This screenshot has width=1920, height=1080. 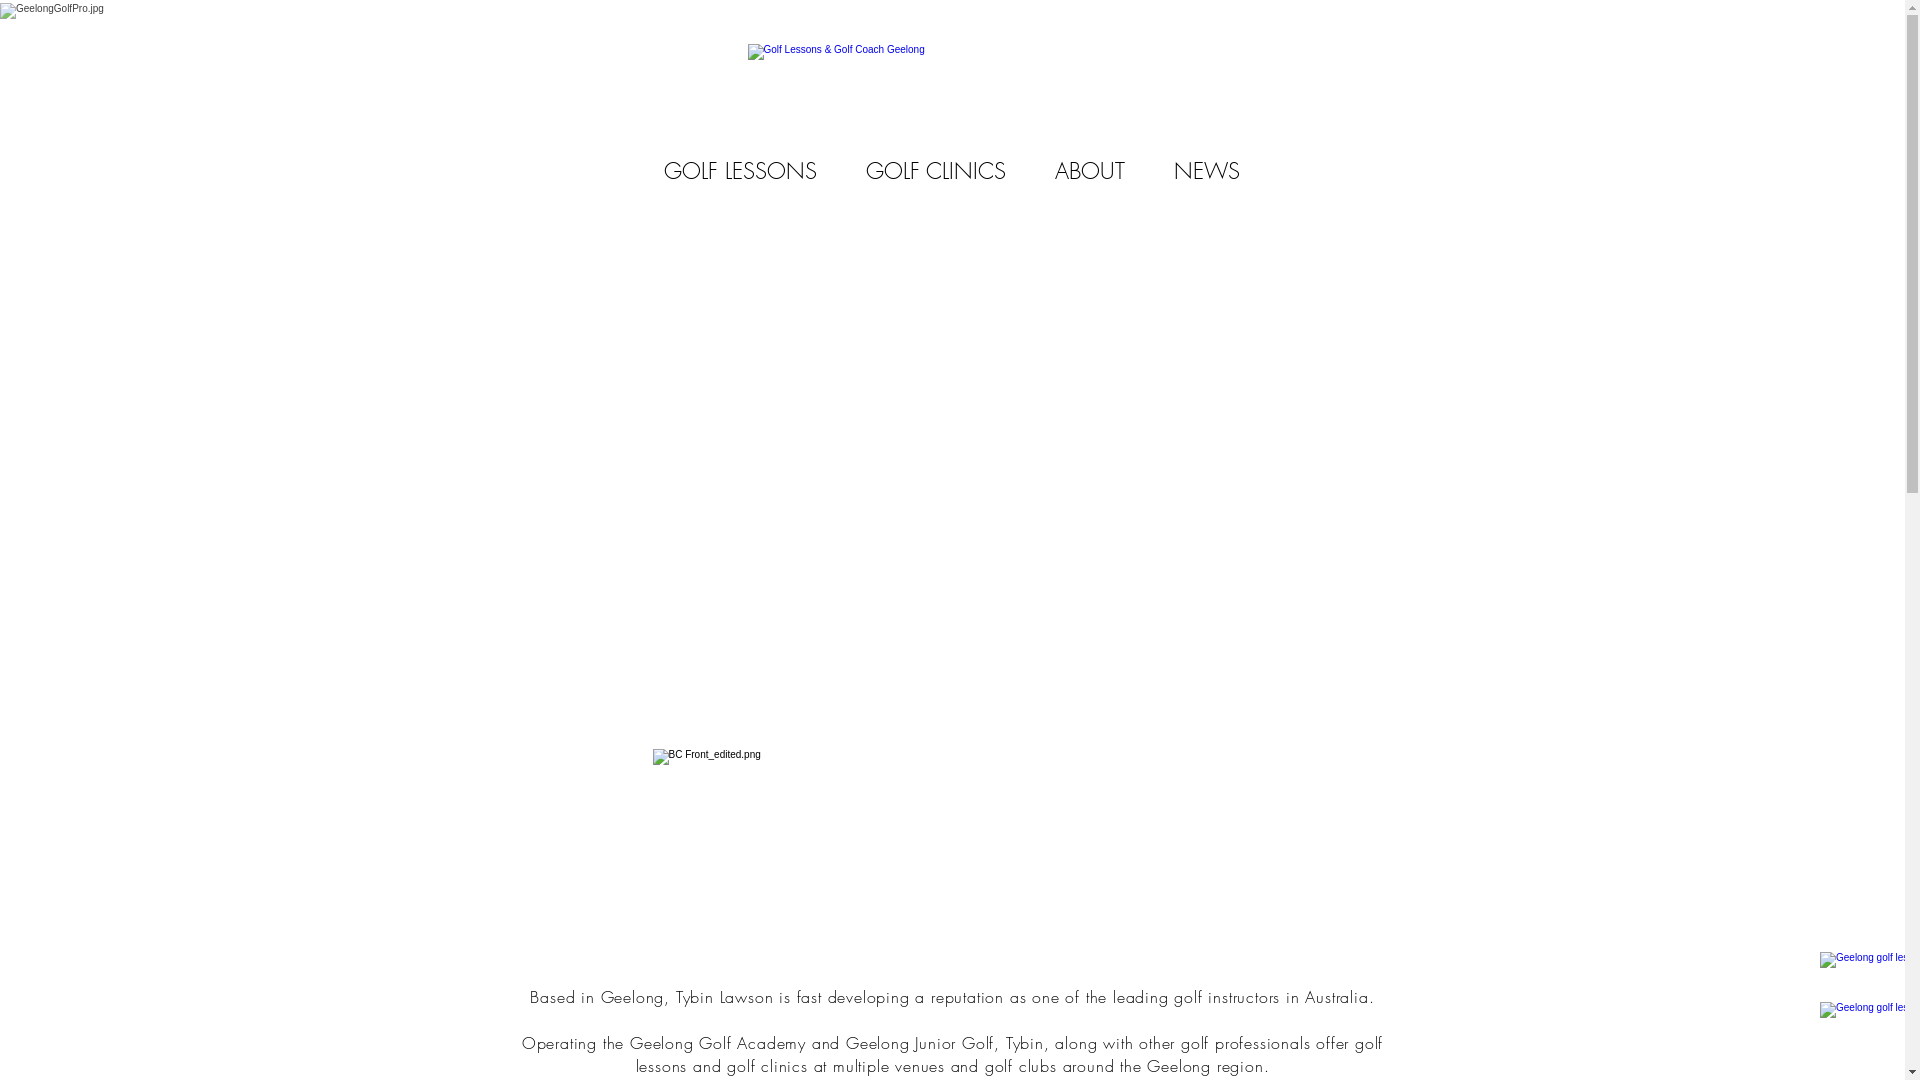 I want to click on 'NEWS', so click(x=1206, y=170).